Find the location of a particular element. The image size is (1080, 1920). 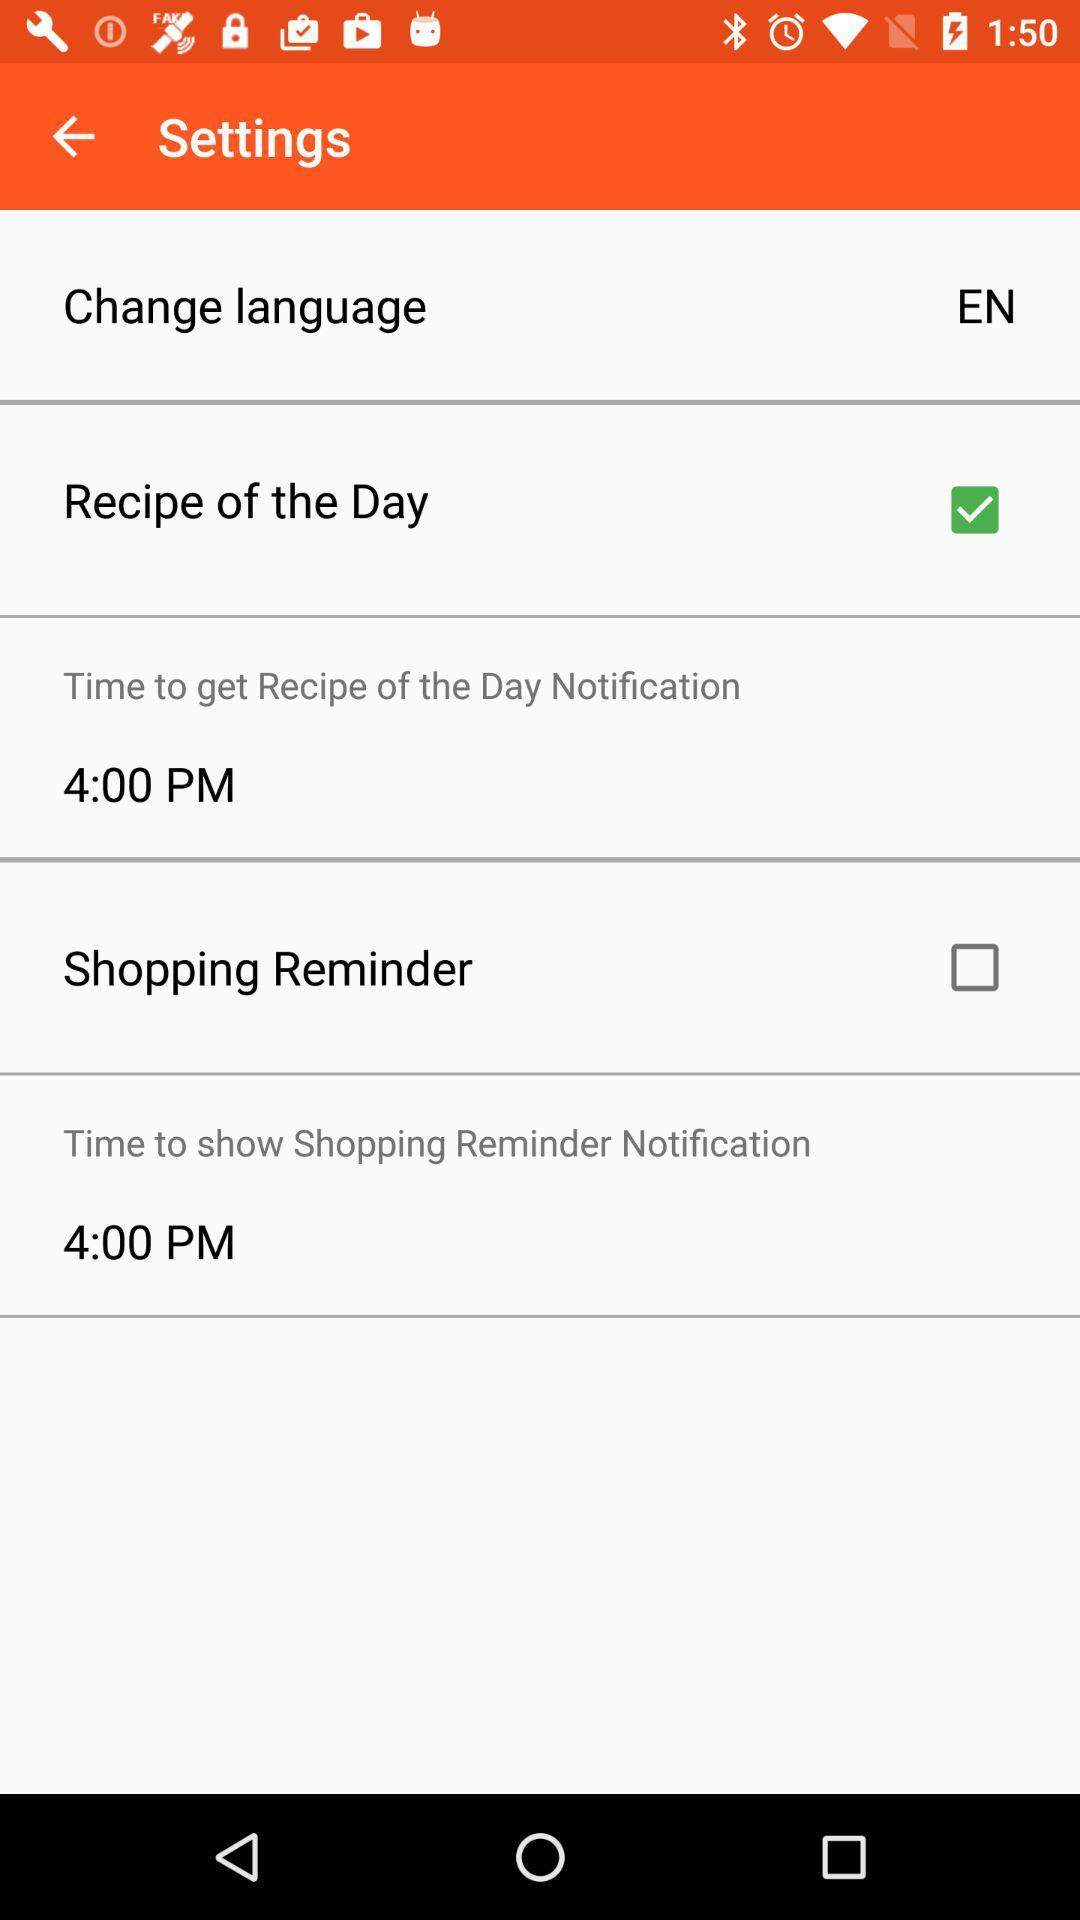

the item to the left of settings item is located at coordinates (72, 135).